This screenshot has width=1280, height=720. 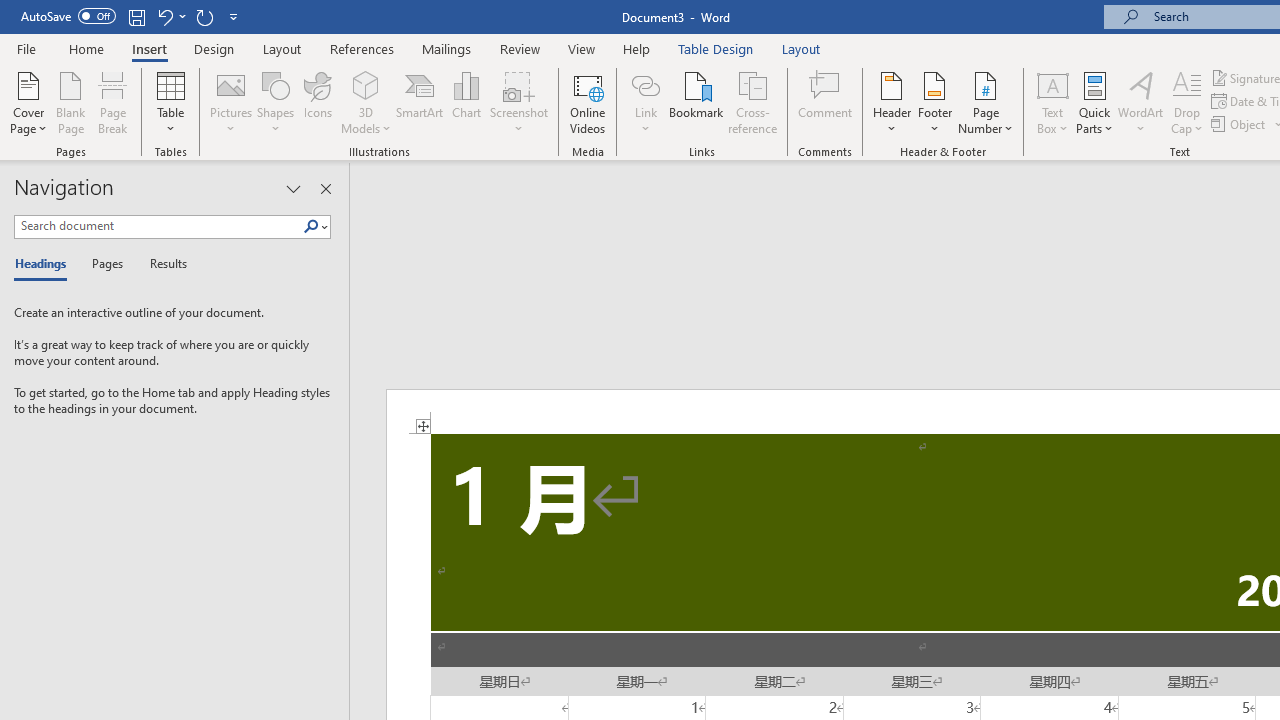 I want to click on 'Page Number', so click(x=986, y=103).